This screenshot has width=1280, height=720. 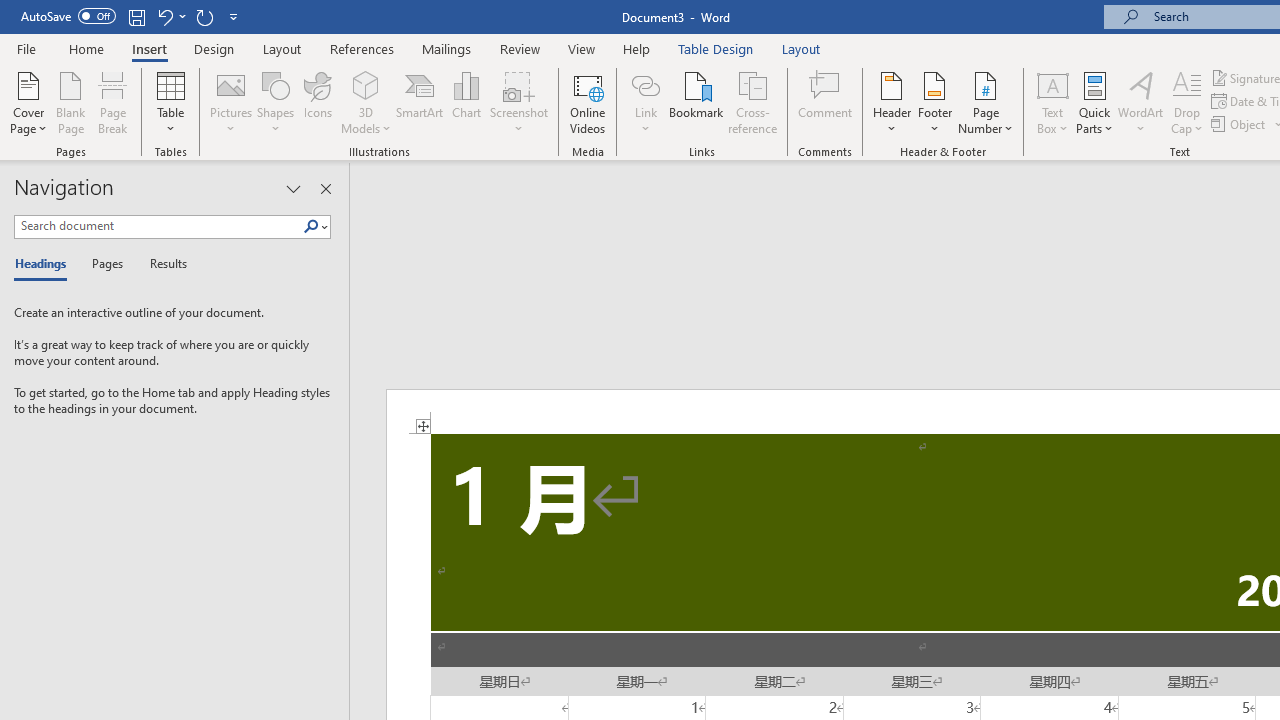 I want to click on 'Page Number', so click(x=986, y=103).